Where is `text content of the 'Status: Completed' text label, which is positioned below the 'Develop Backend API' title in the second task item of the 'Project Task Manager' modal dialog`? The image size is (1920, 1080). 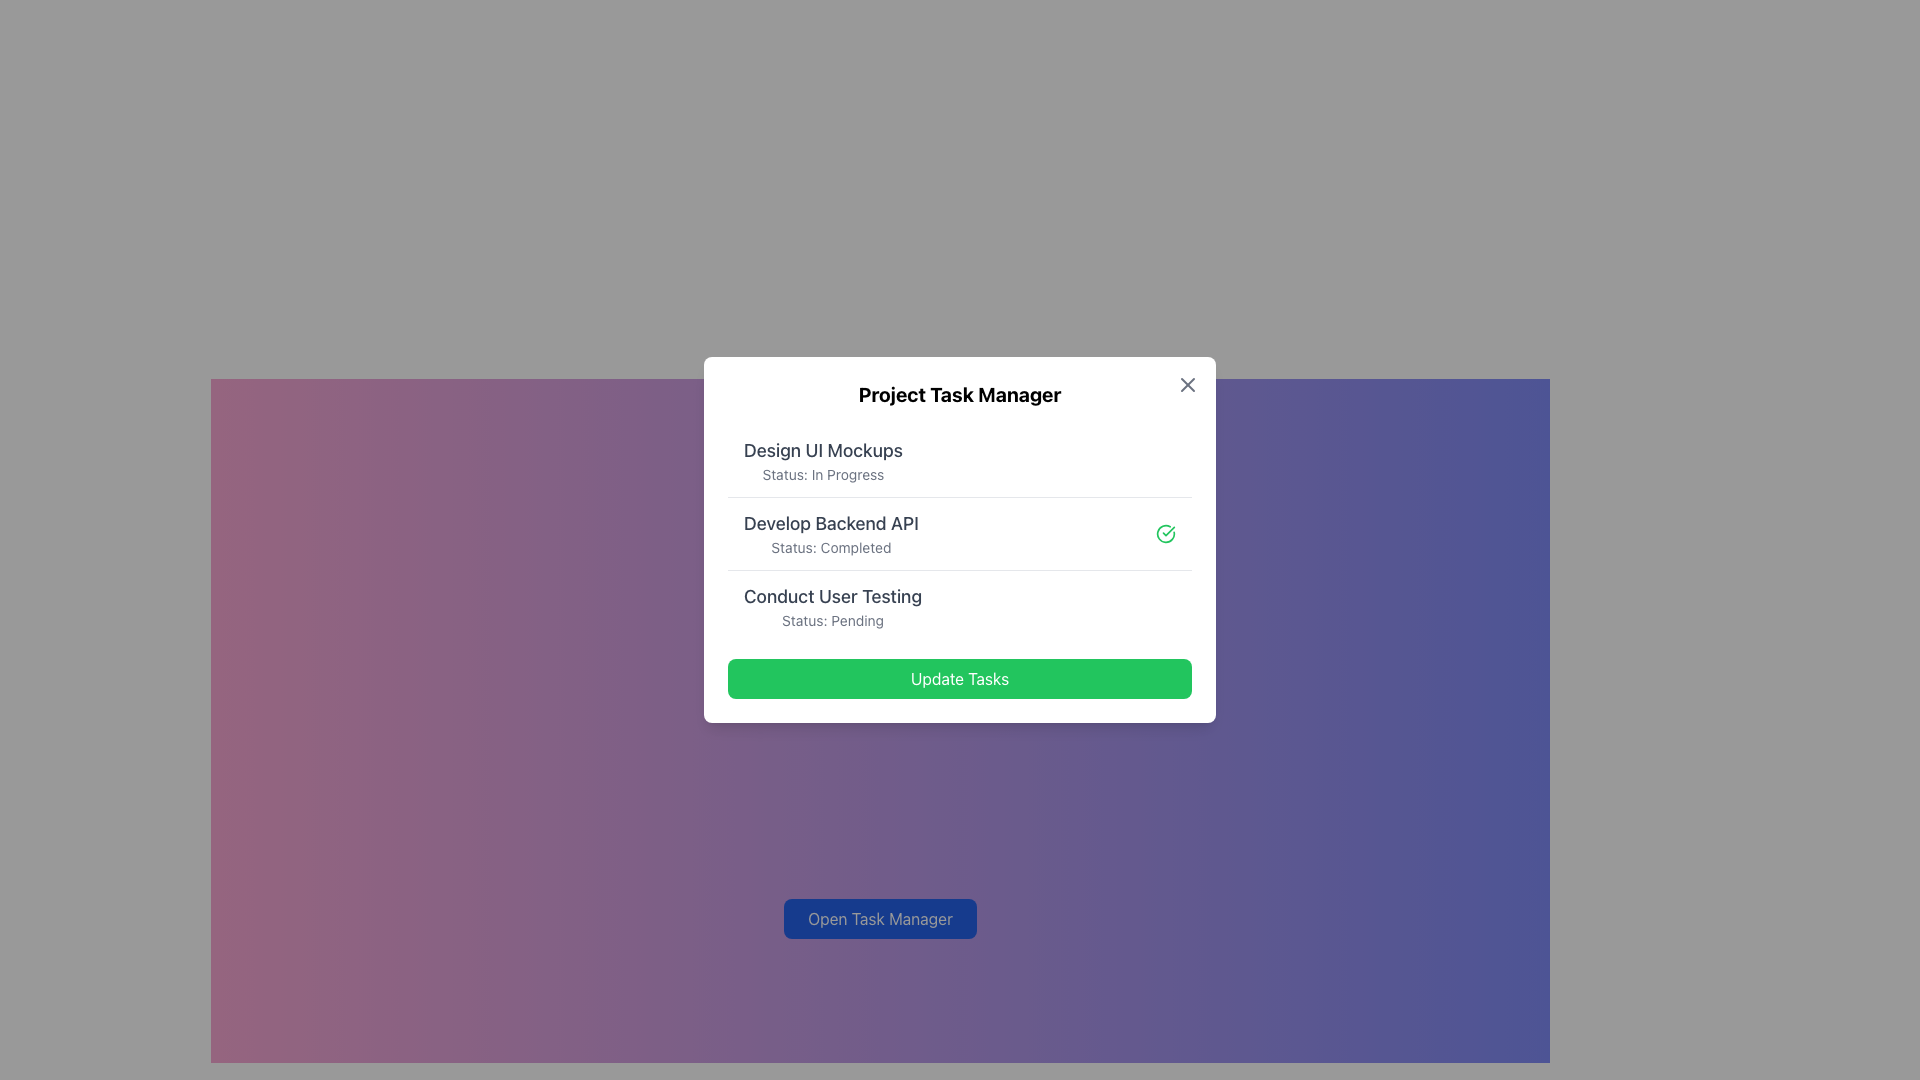
text content of the 'Status: Completed' text label, which is positioned below the 'Develop Backend API' title in the second task item of the 'Project Task Manager' modal dialog is located at coordinates (831, 547).